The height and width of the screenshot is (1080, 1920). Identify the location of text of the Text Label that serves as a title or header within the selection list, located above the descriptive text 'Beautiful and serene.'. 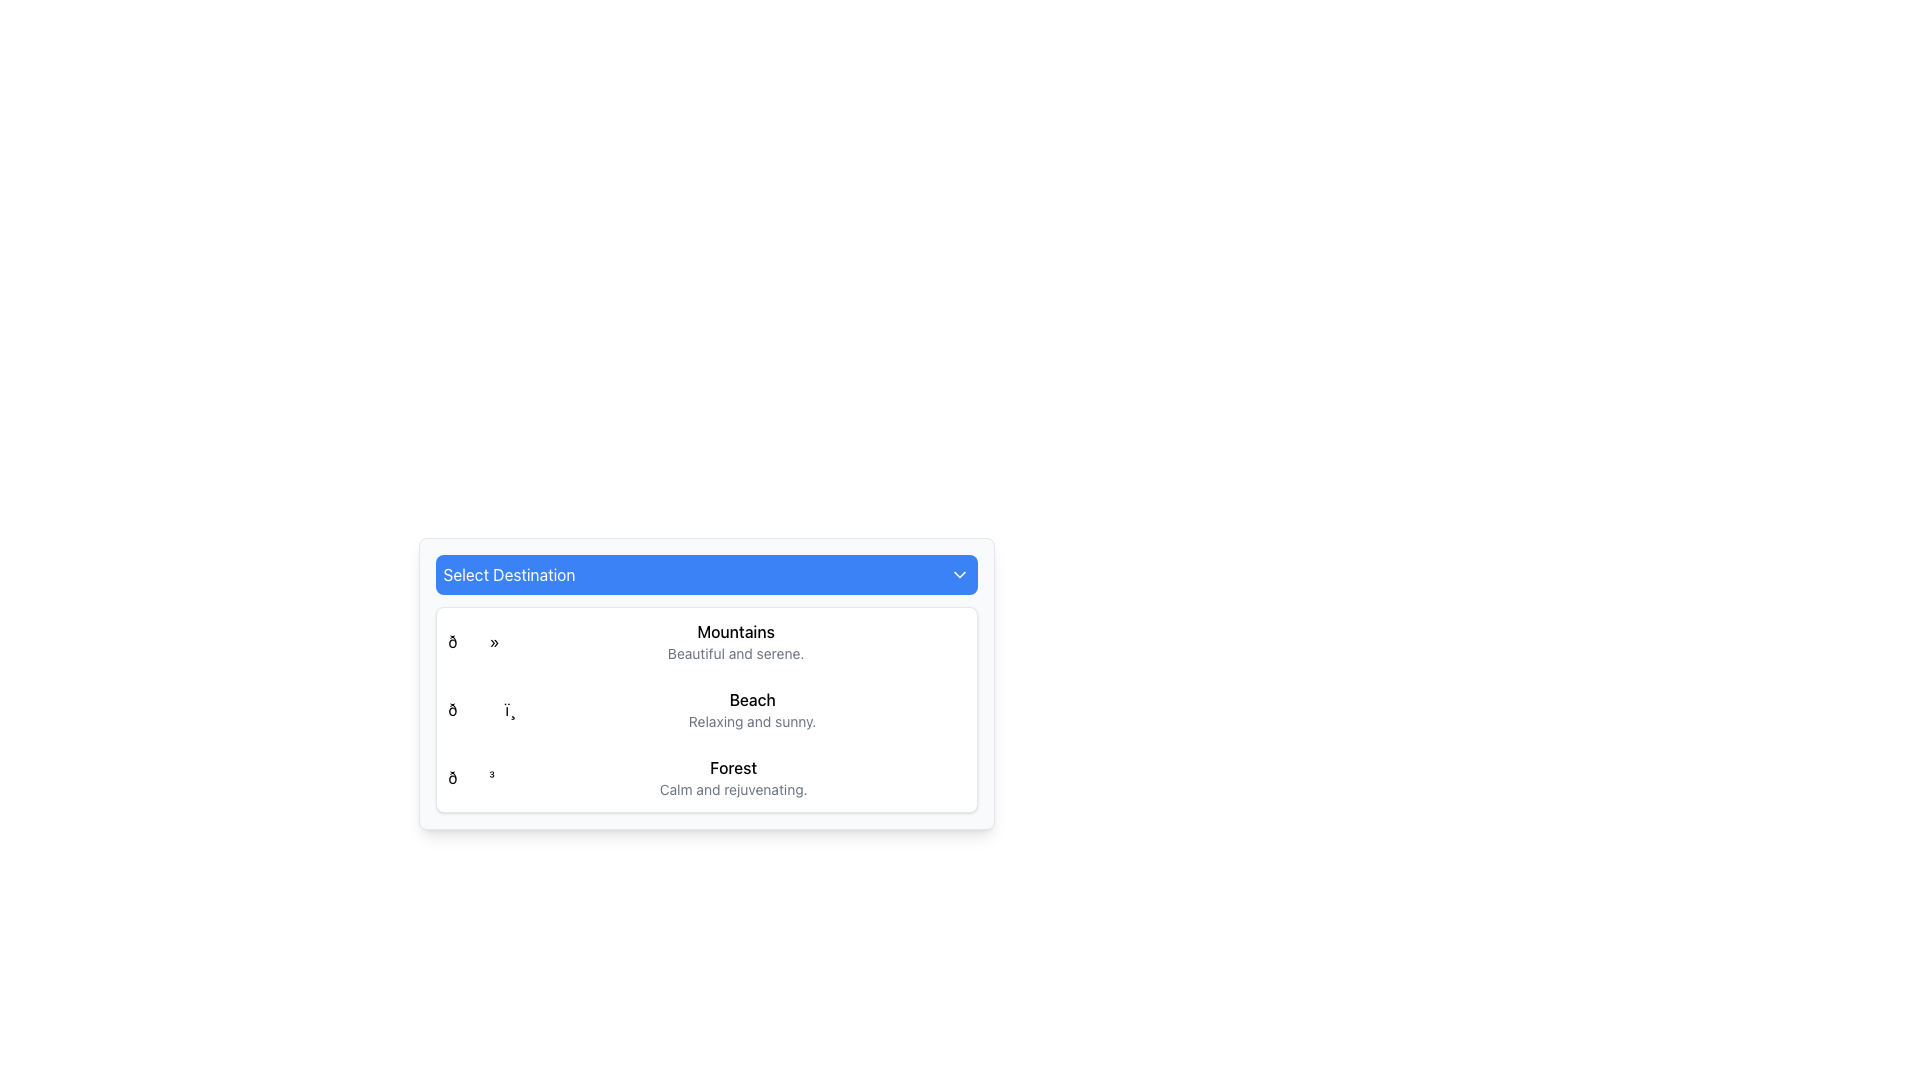
(735, 632).